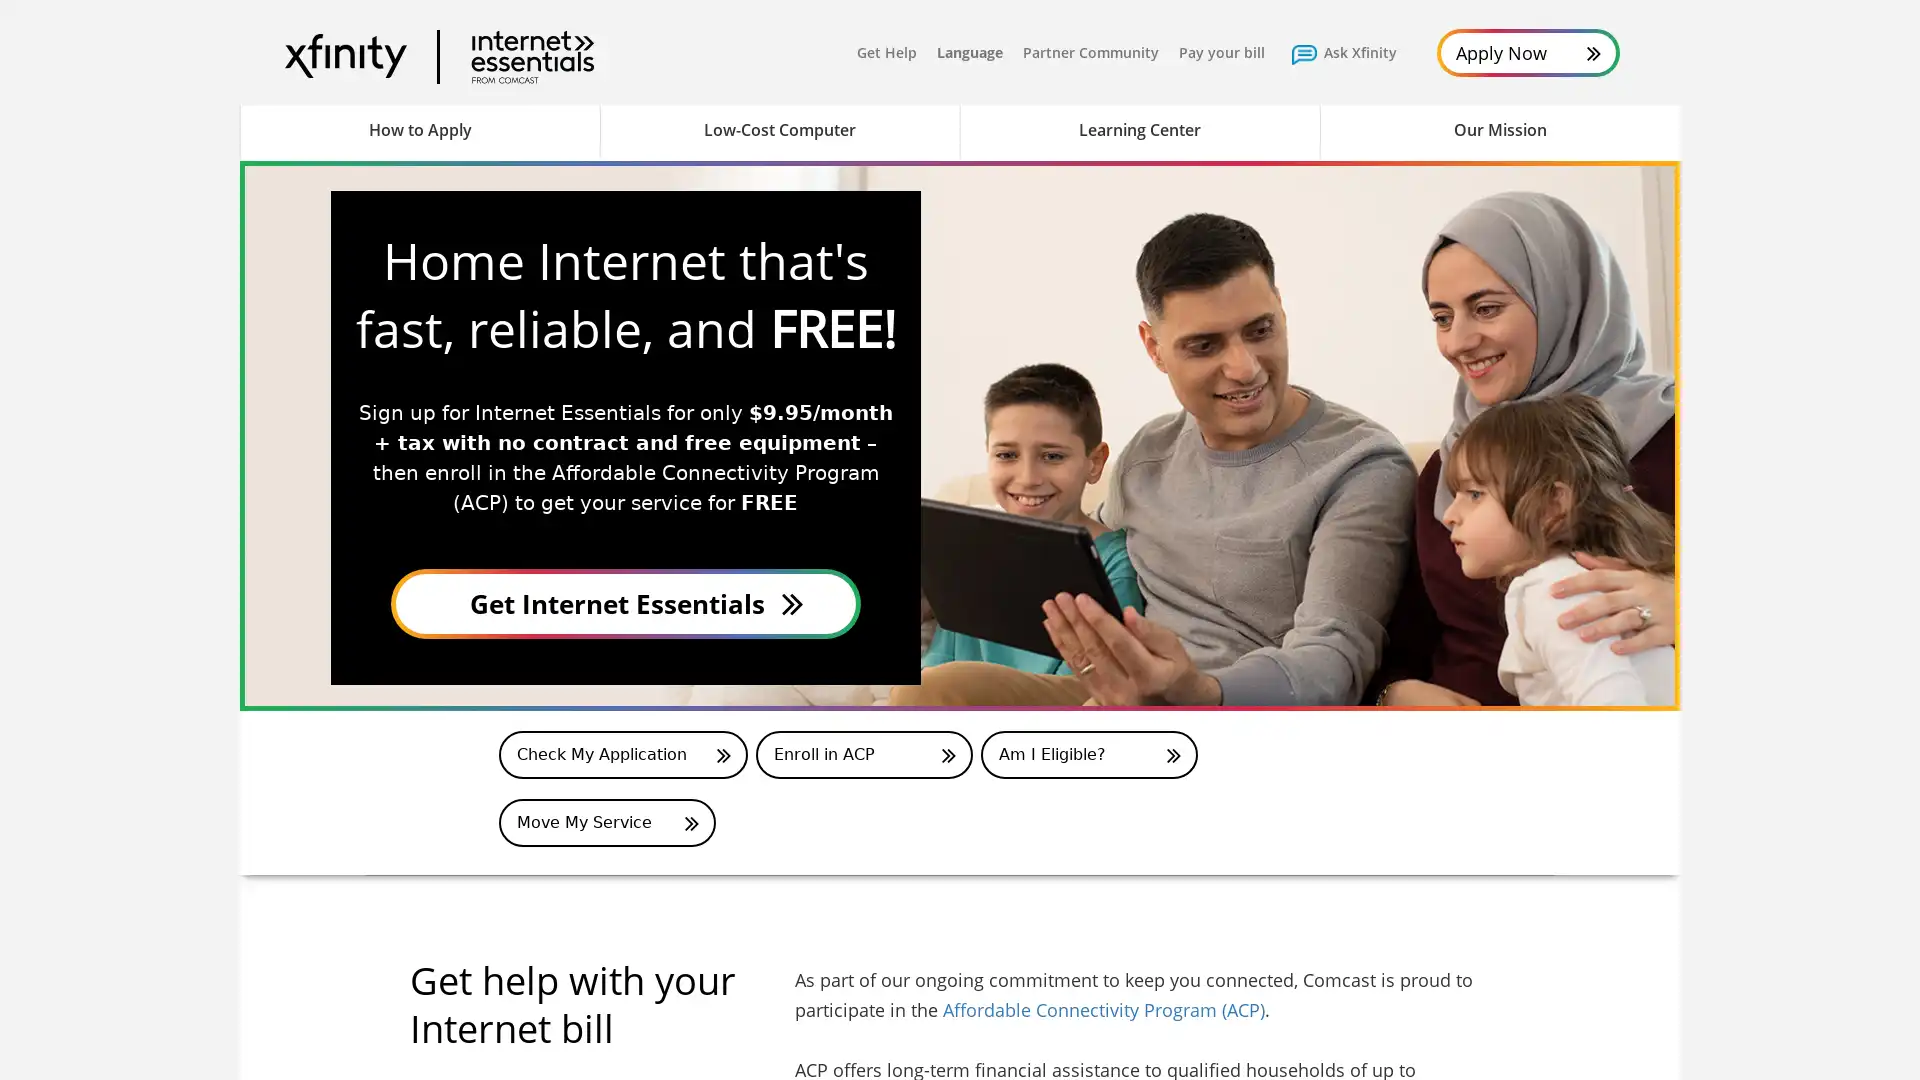 The image size is (1920, 1080). What do you see at coordinates (1088, 755) in the screenshot?
I see `Am I Eligible for ACP` at bounding box center [1088, 755].